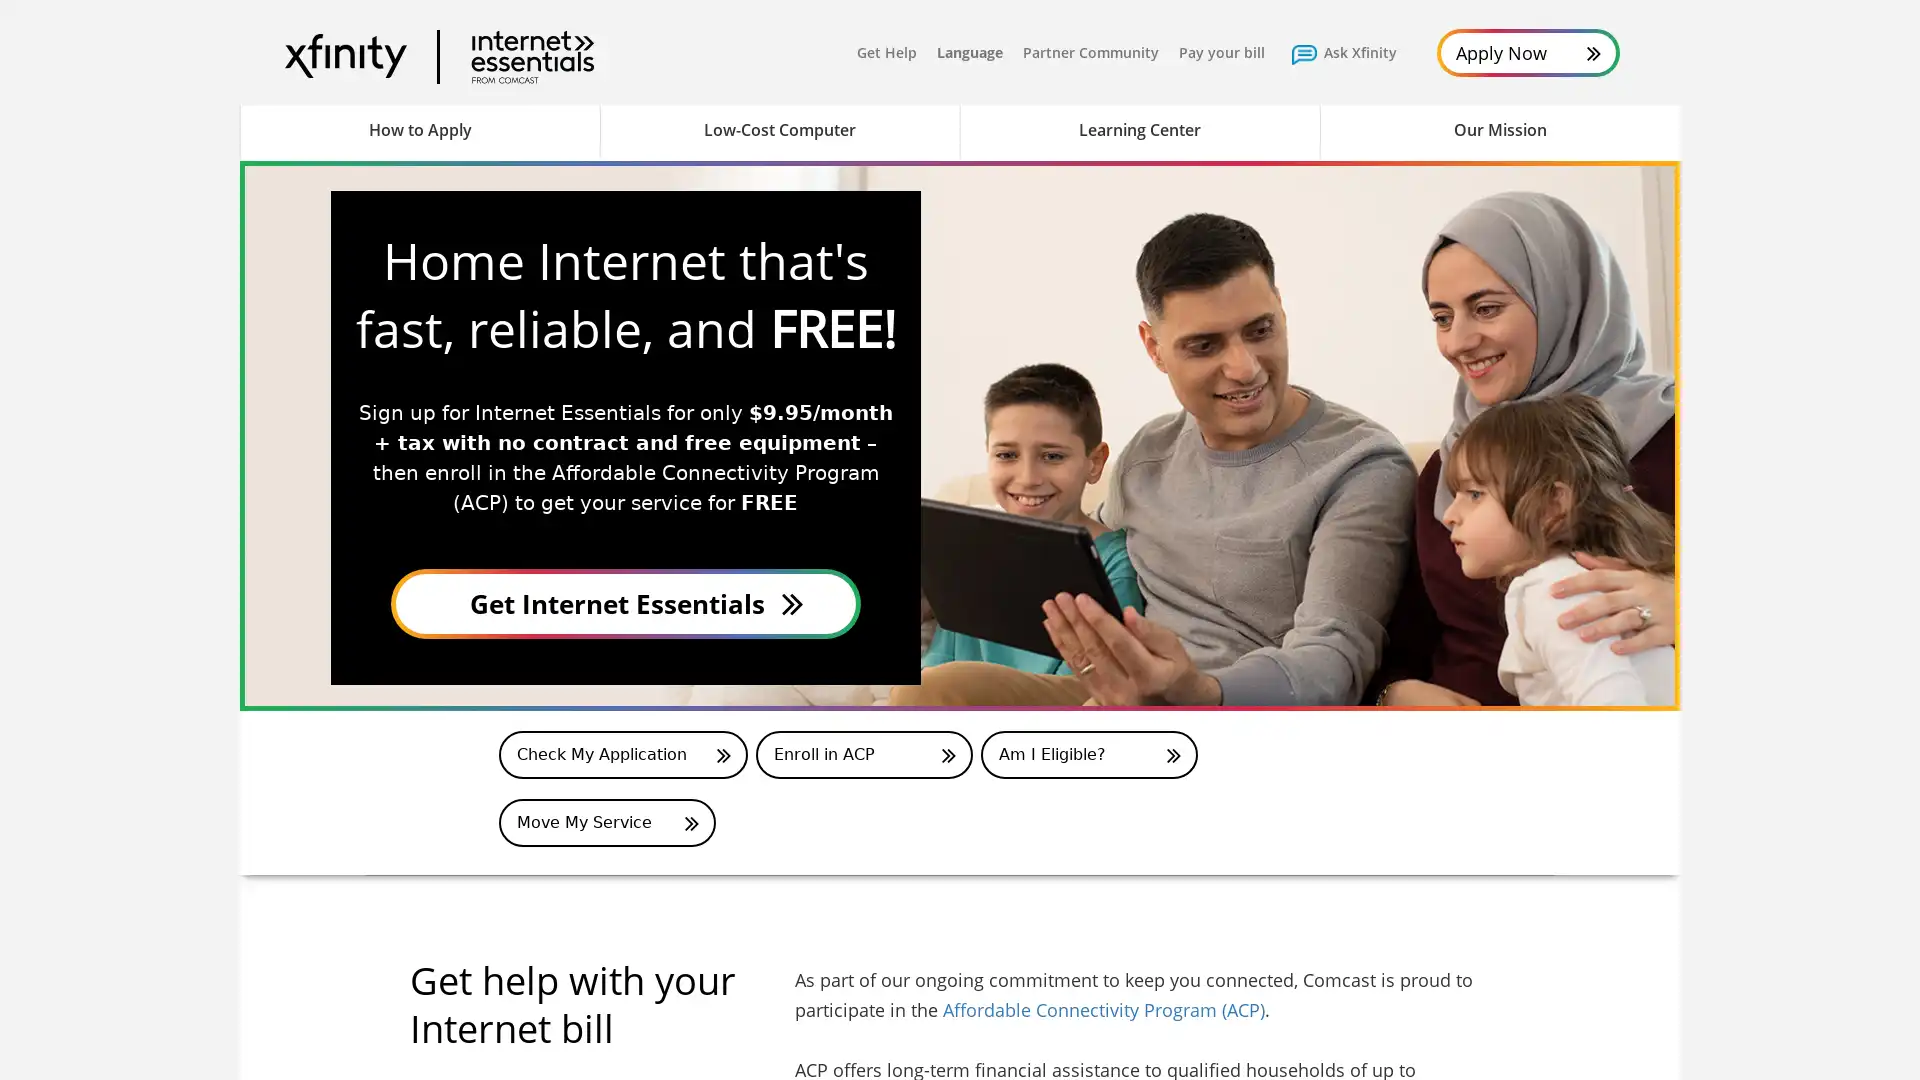 The image size is (1920, 1080). What do you see at coordinates (1088, 755) in the screenshot?
I see `Am I Eligible for ACP` at bounding box center [1088, 755].